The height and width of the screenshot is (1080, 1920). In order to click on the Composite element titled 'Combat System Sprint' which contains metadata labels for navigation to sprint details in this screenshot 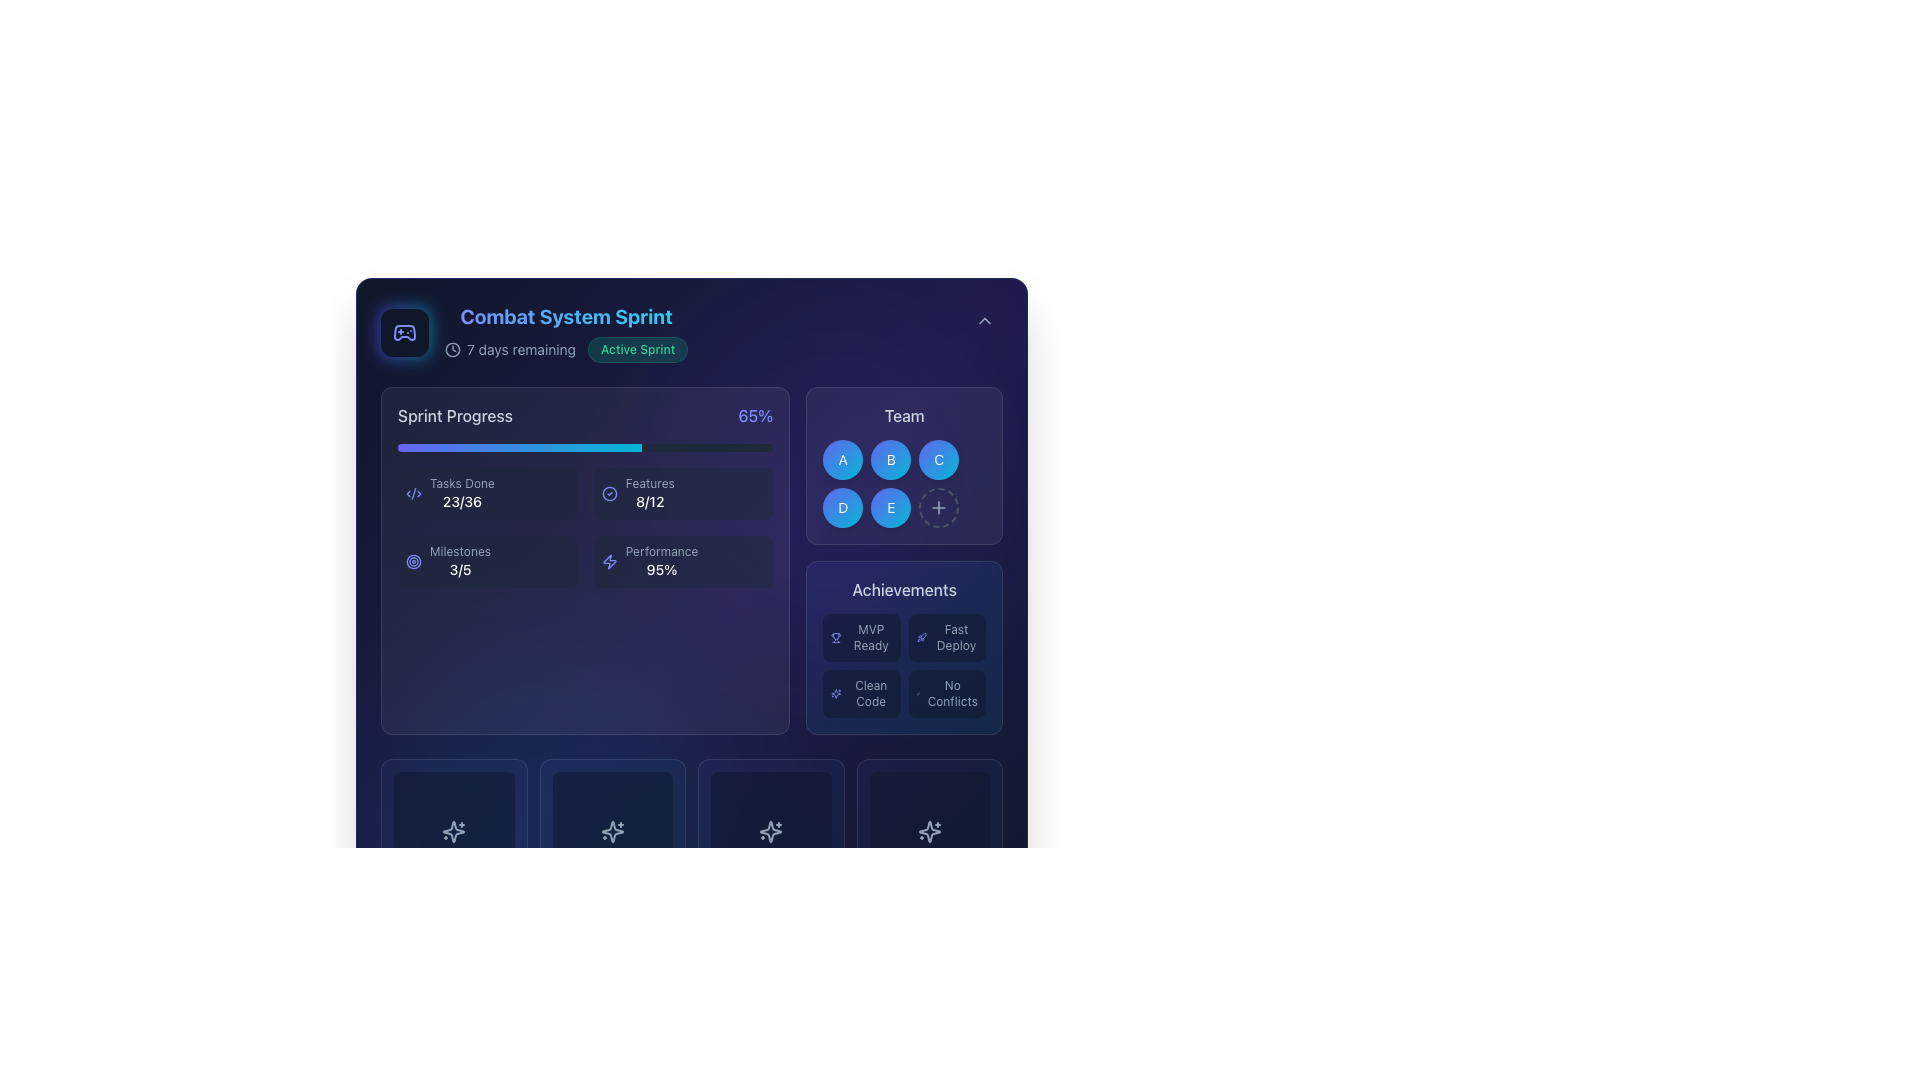, I will do `click(565, 331)`.